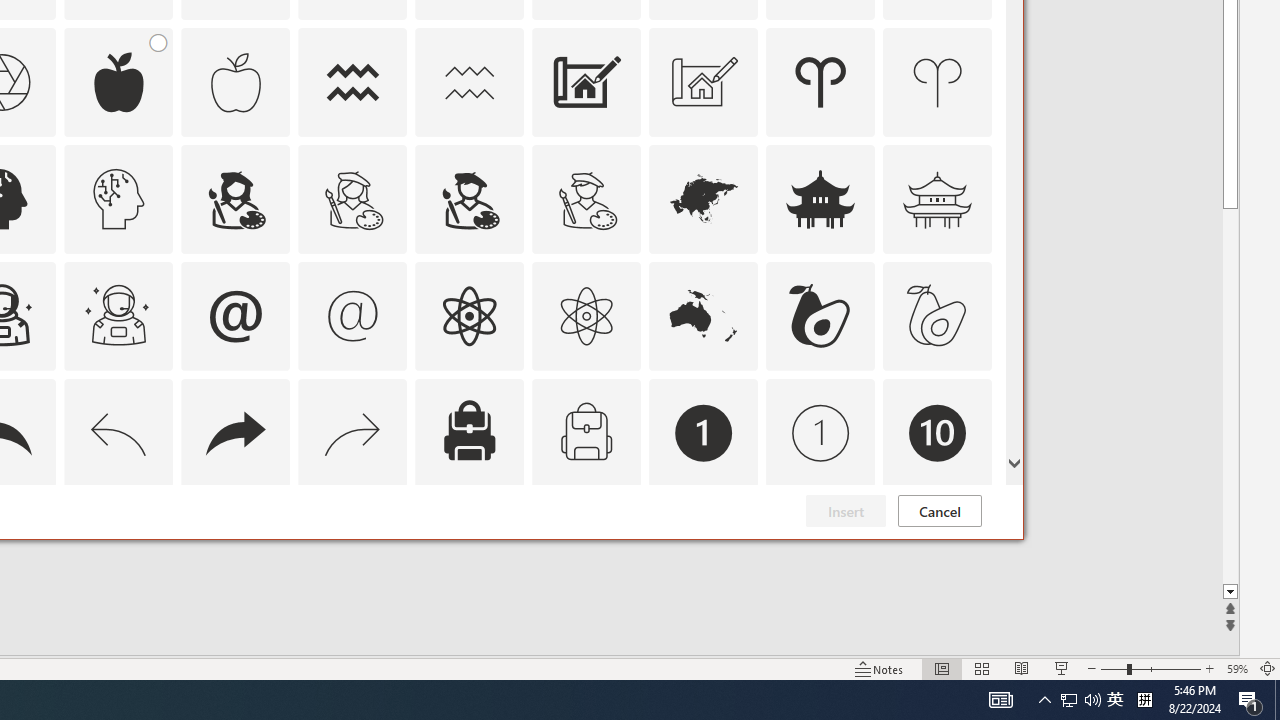 The width and height of the screenshot is (1280, 720). I want to click on 'AutomationID: Icons_Badge9', so click(821, 550).